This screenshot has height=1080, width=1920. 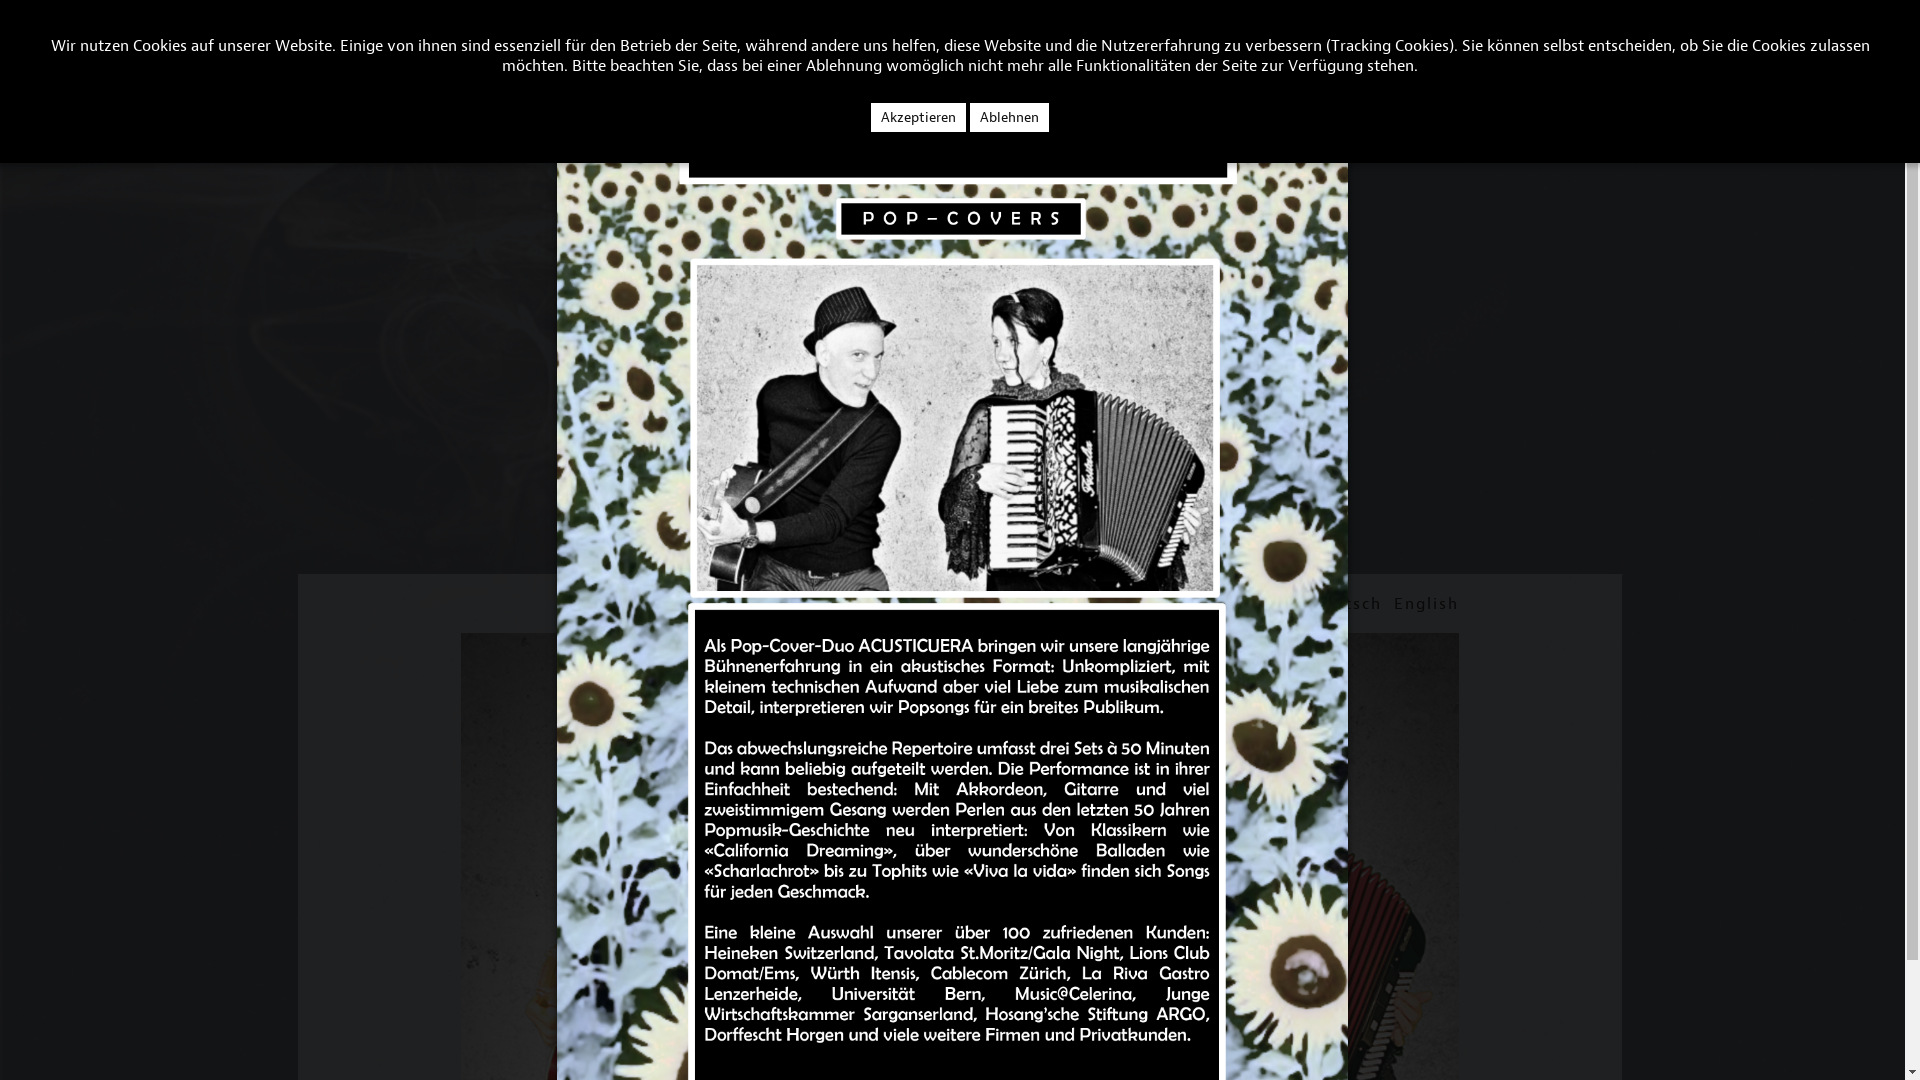 I want to click on 'Ablehnen', so click(x=1009, y=117).